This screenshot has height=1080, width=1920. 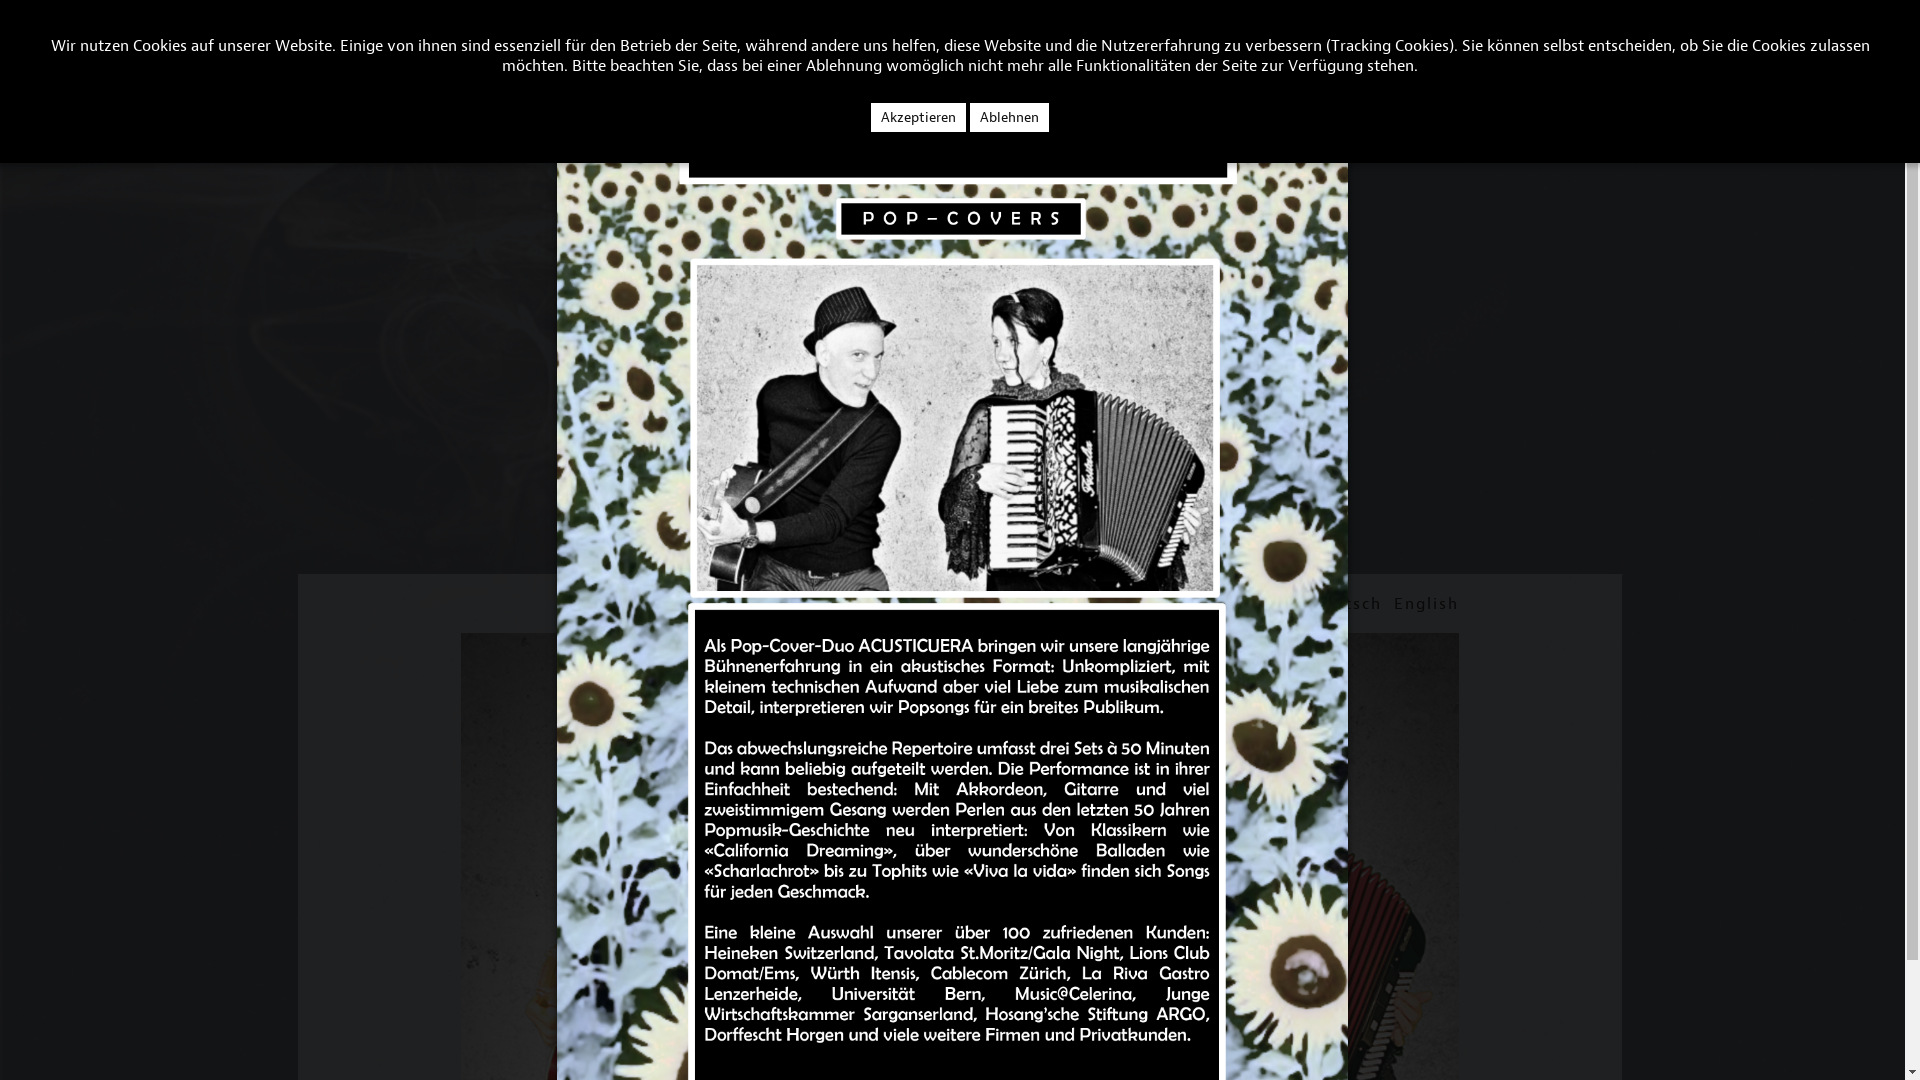 I want to click on 'Ablehnen', so click(x=1009, y=117).